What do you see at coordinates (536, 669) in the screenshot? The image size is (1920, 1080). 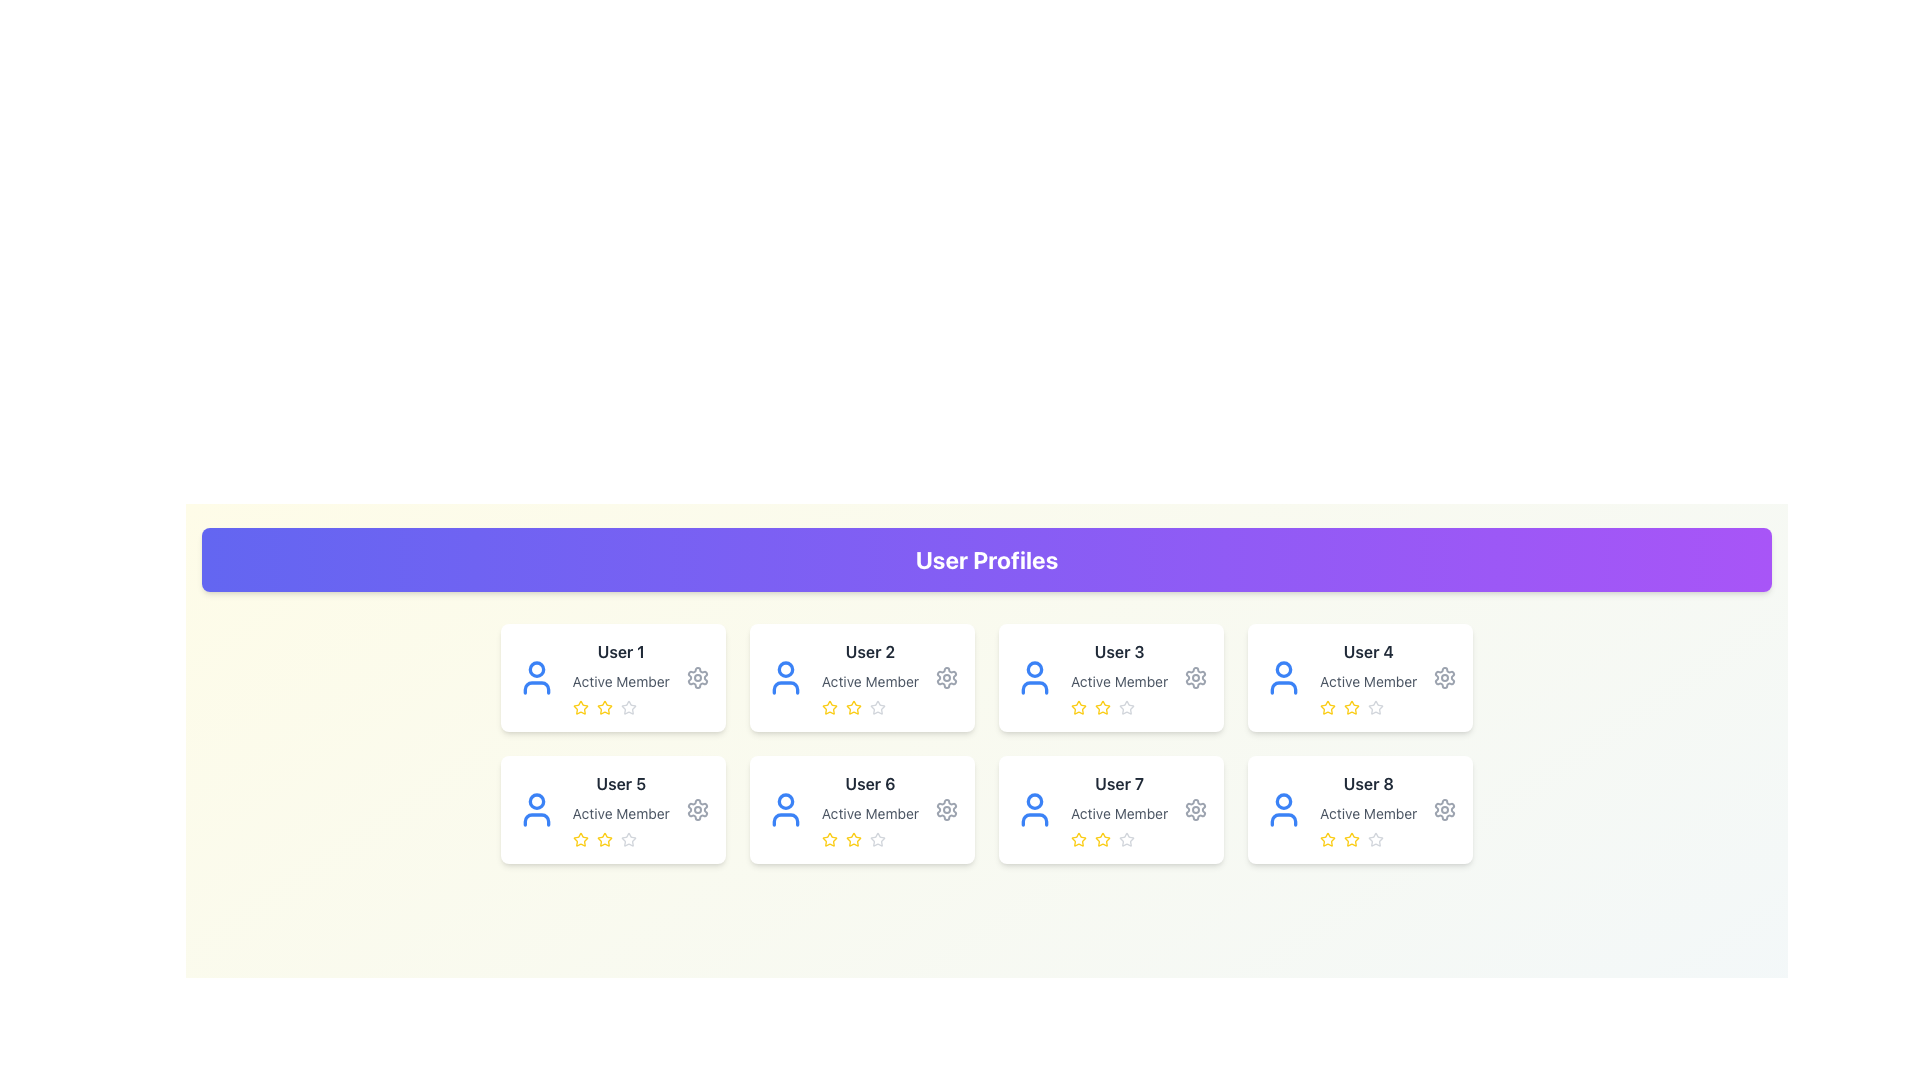 I see `the solid circular shape located at the top center of the user avatar icon representing 'User 1' on the card` at bounding box center [536, 669].